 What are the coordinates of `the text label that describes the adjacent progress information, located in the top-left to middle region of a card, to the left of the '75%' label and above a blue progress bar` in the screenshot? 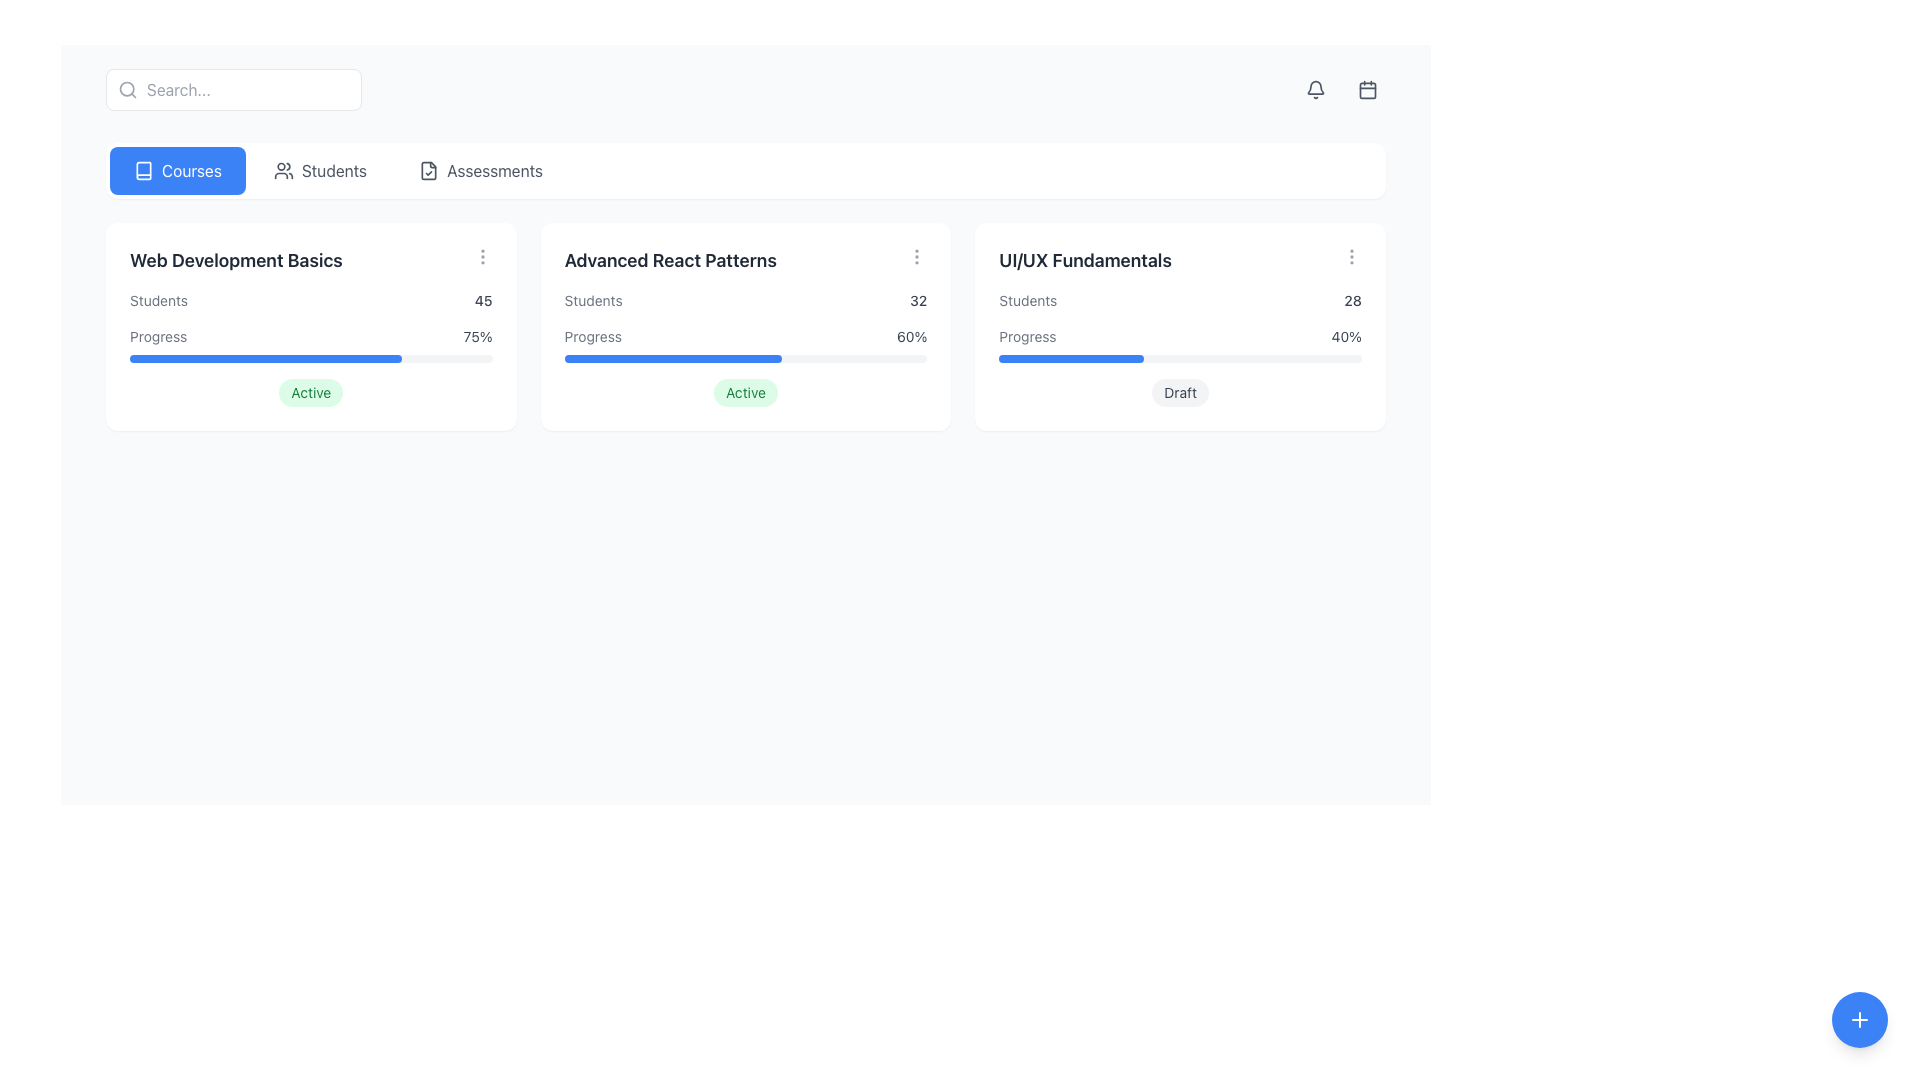 It's located at (157, 335).